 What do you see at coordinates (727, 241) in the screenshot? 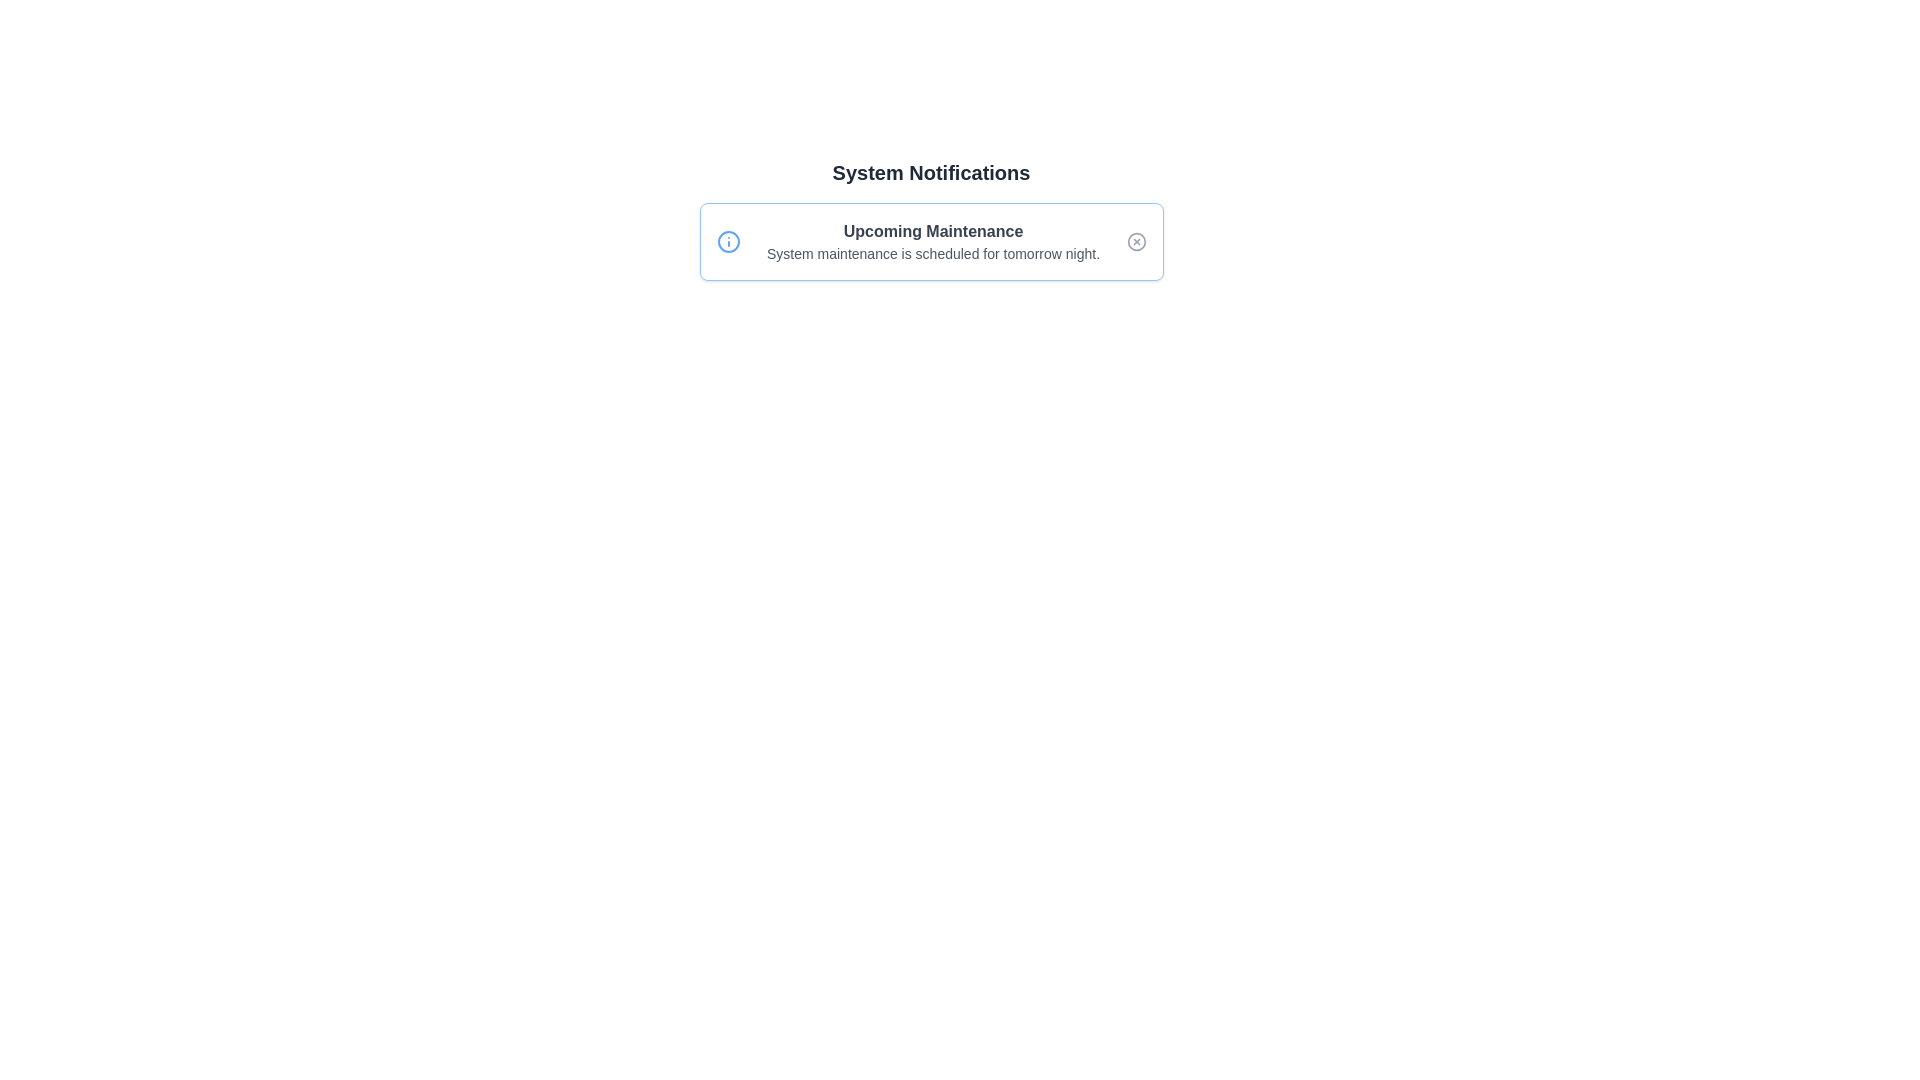
I see `the notification icon to interact with it` at bounding box center [727, 241].